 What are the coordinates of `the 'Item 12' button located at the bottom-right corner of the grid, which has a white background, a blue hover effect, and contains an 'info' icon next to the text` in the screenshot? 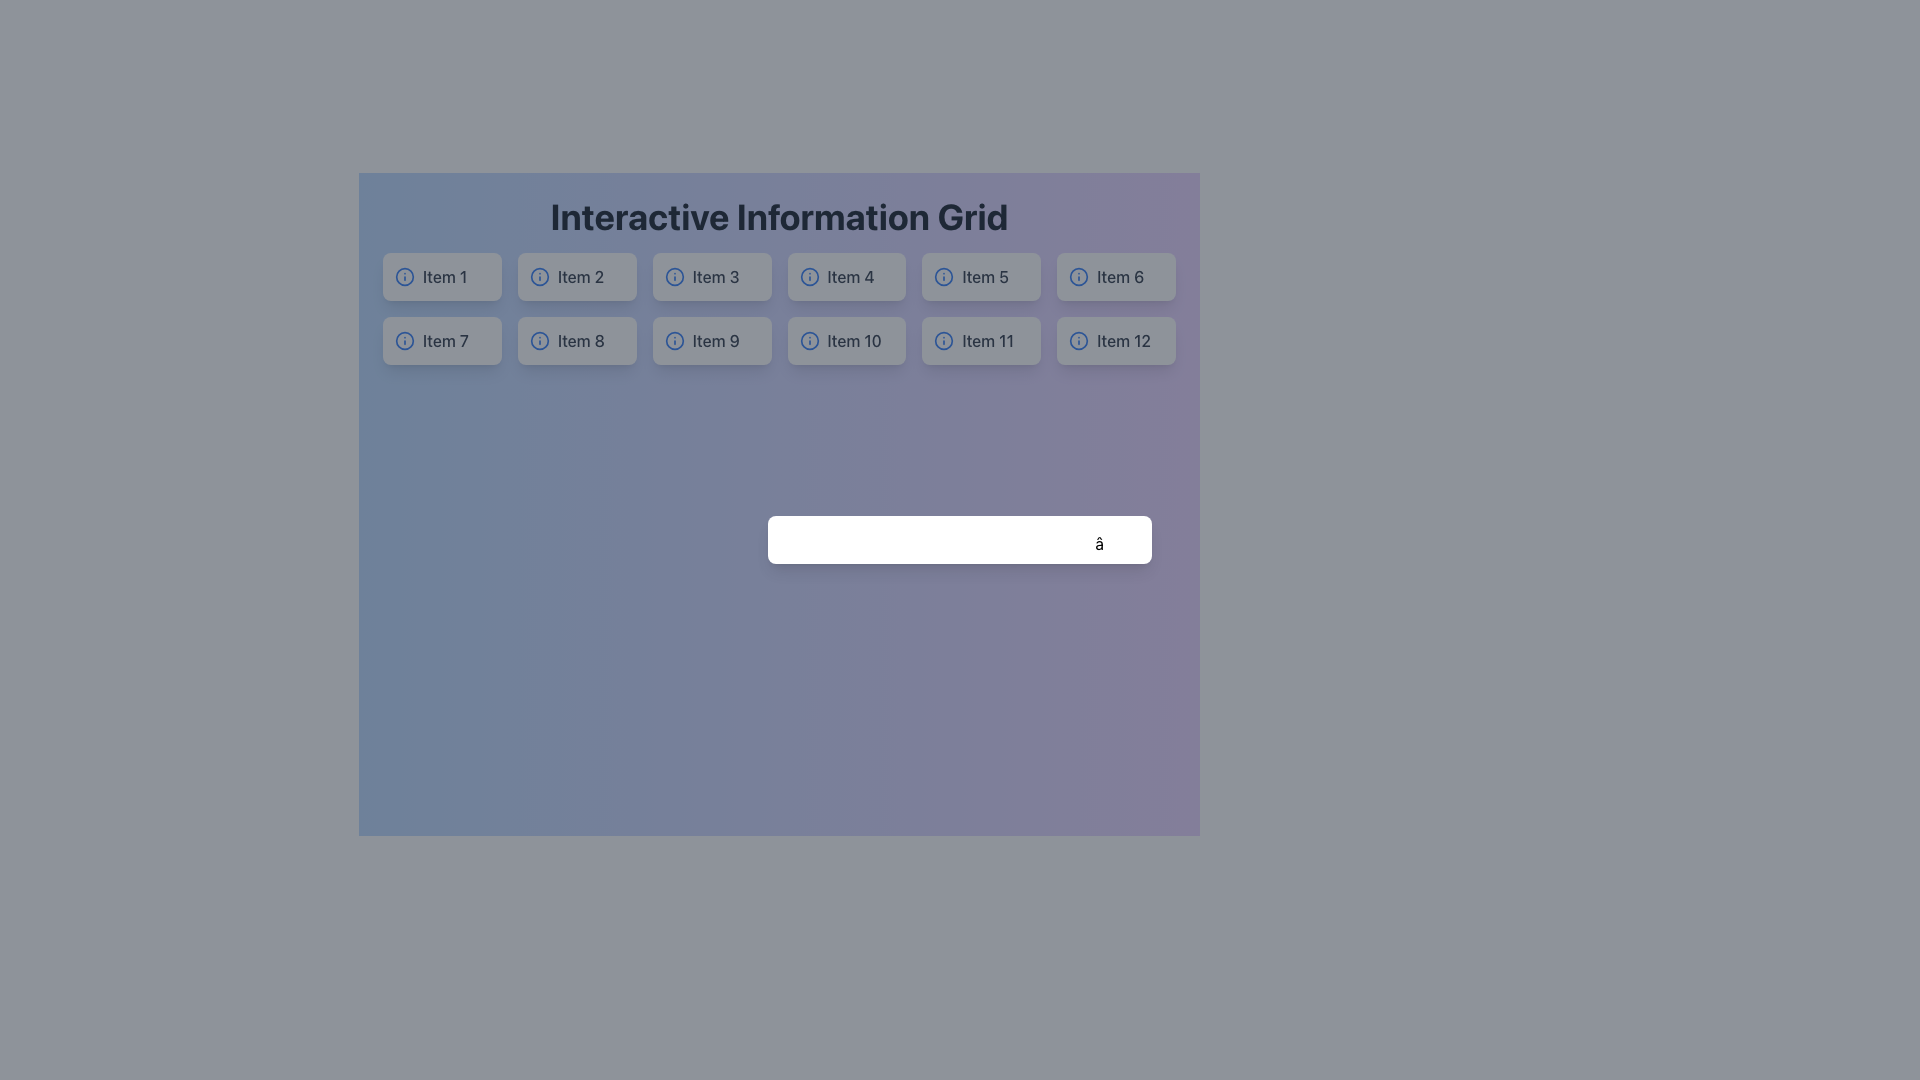 It's located at (1115, 339).